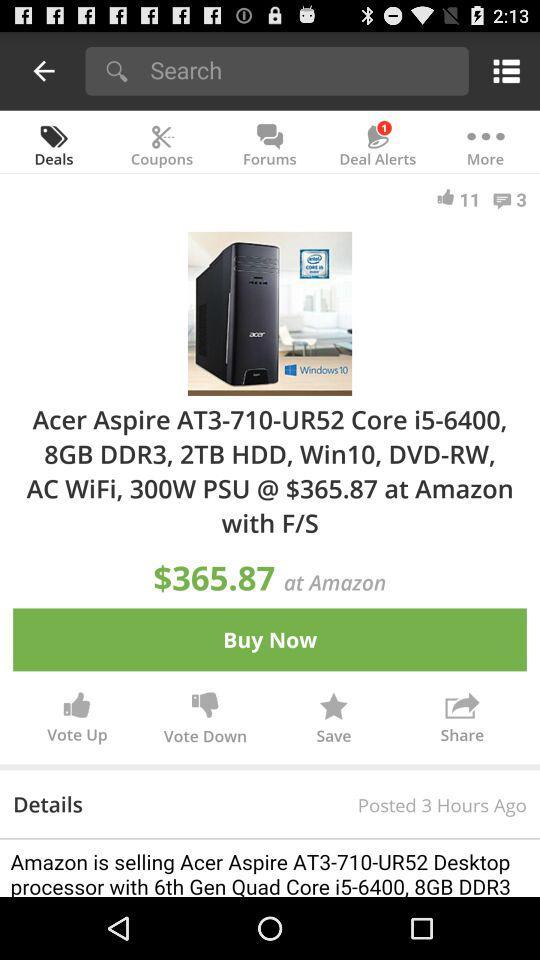 This screenshot has height=960, width=540. What do you see at coordinates (204, 720) in the screenshot?
I see `icon to the right of vote up` at bounding box center [204, 720].